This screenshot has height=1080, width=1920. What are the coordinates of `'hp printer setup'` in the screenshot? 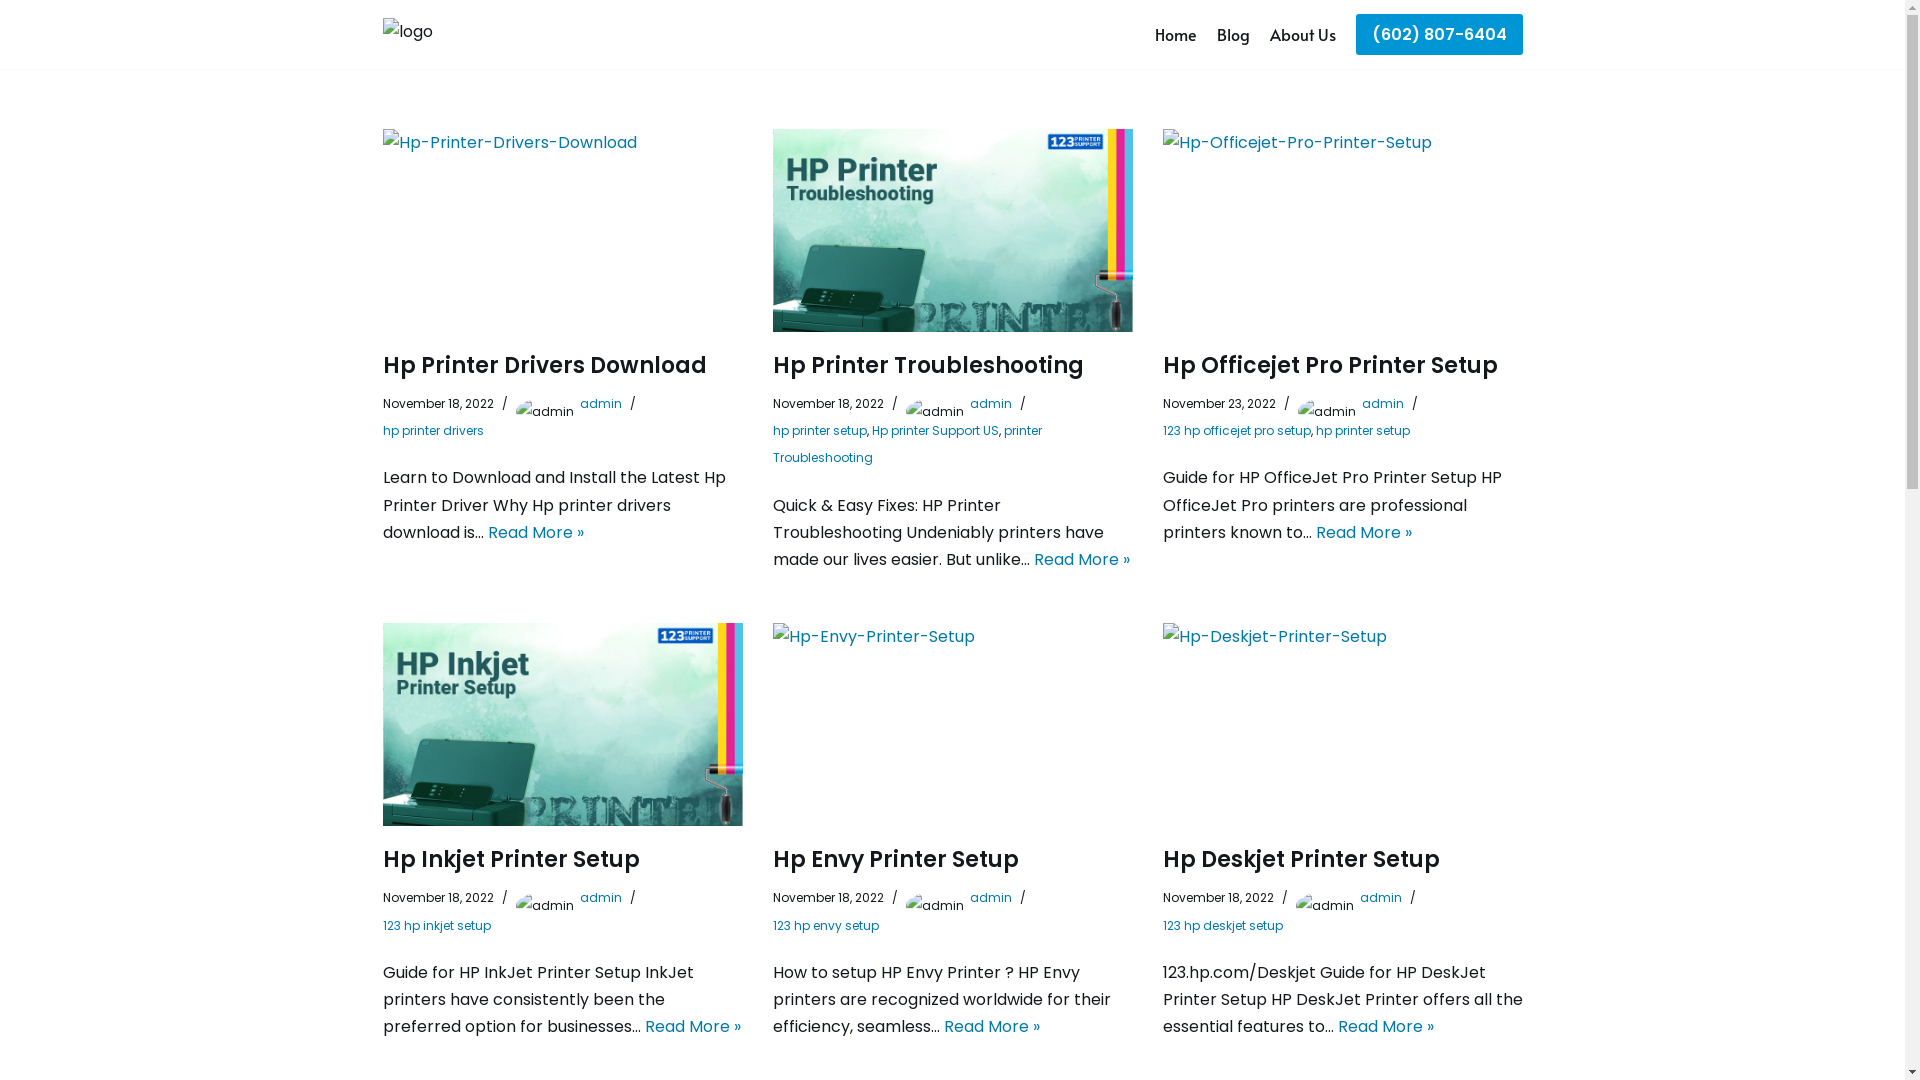 It's located at (819, 429).